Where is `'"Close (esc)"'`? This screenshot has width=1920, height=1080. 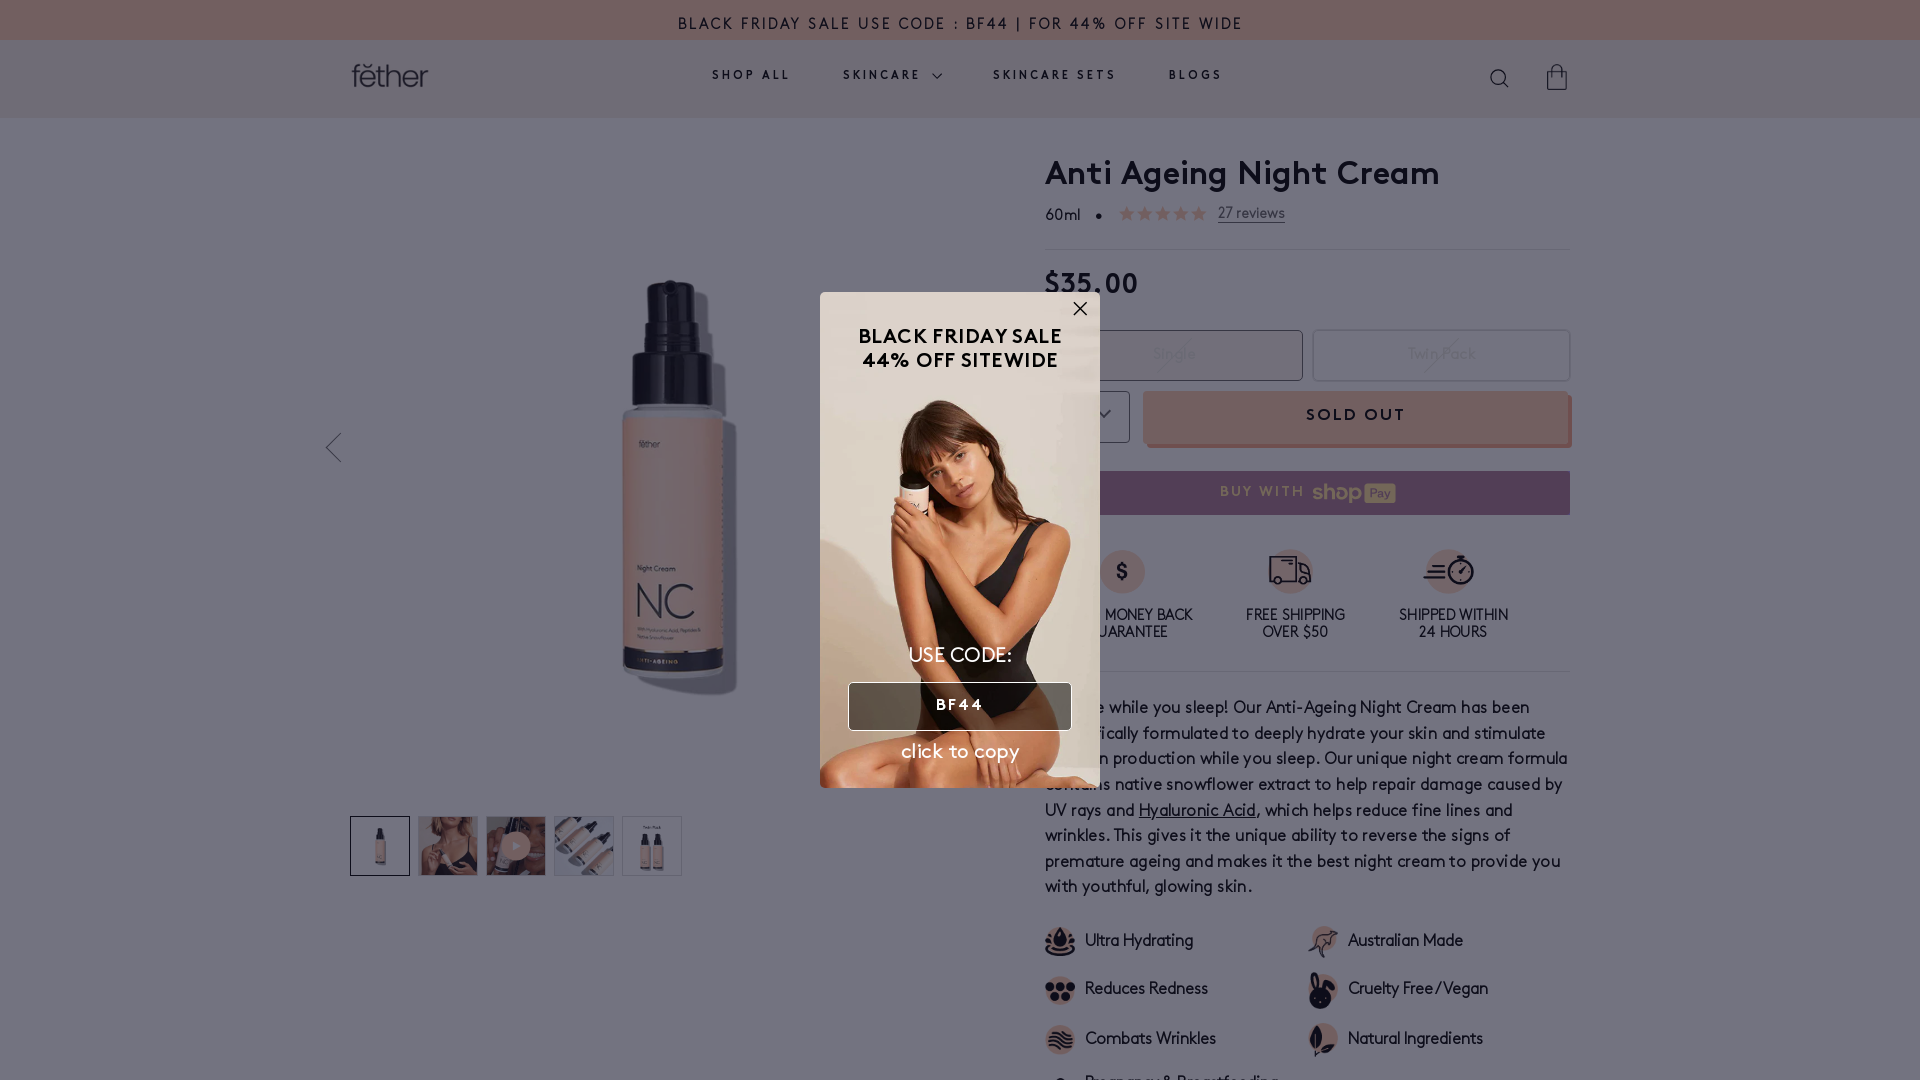
'"Close (esc)"' is located at coordinates (1081, 308).